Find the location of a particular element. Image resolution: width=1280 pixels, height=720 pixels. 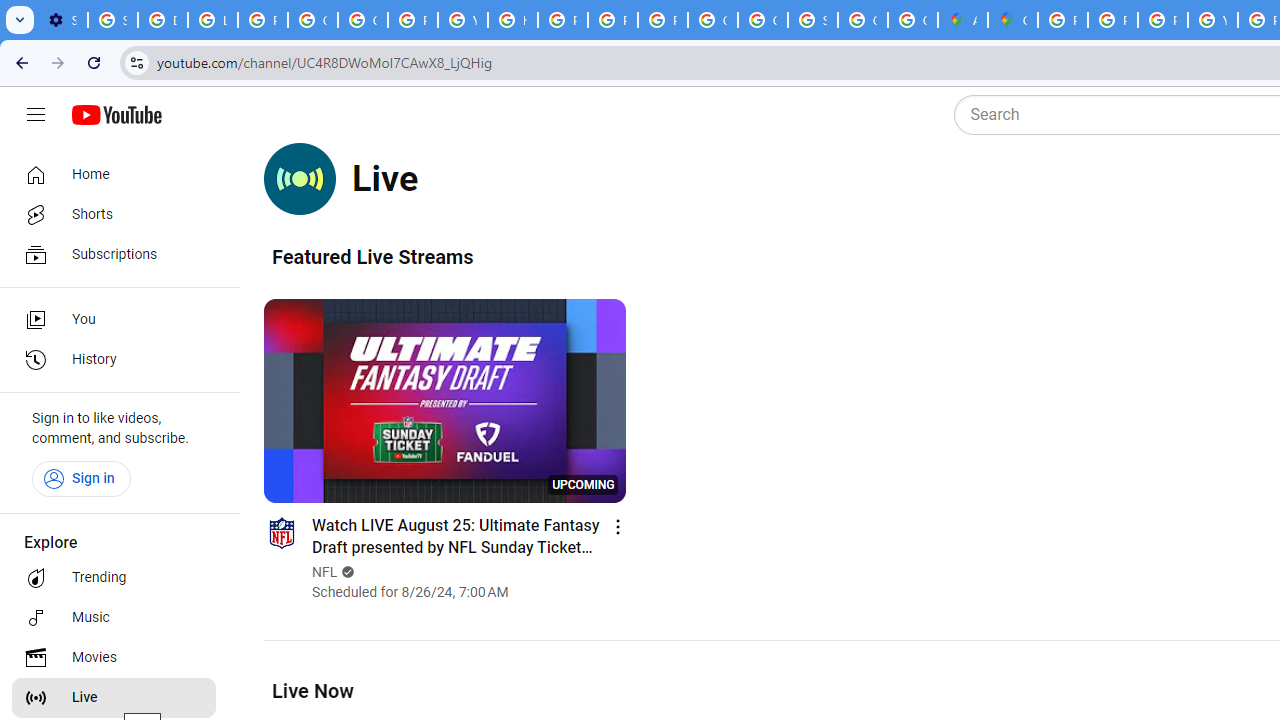

'Movies' is located at coordinates (112, 658).